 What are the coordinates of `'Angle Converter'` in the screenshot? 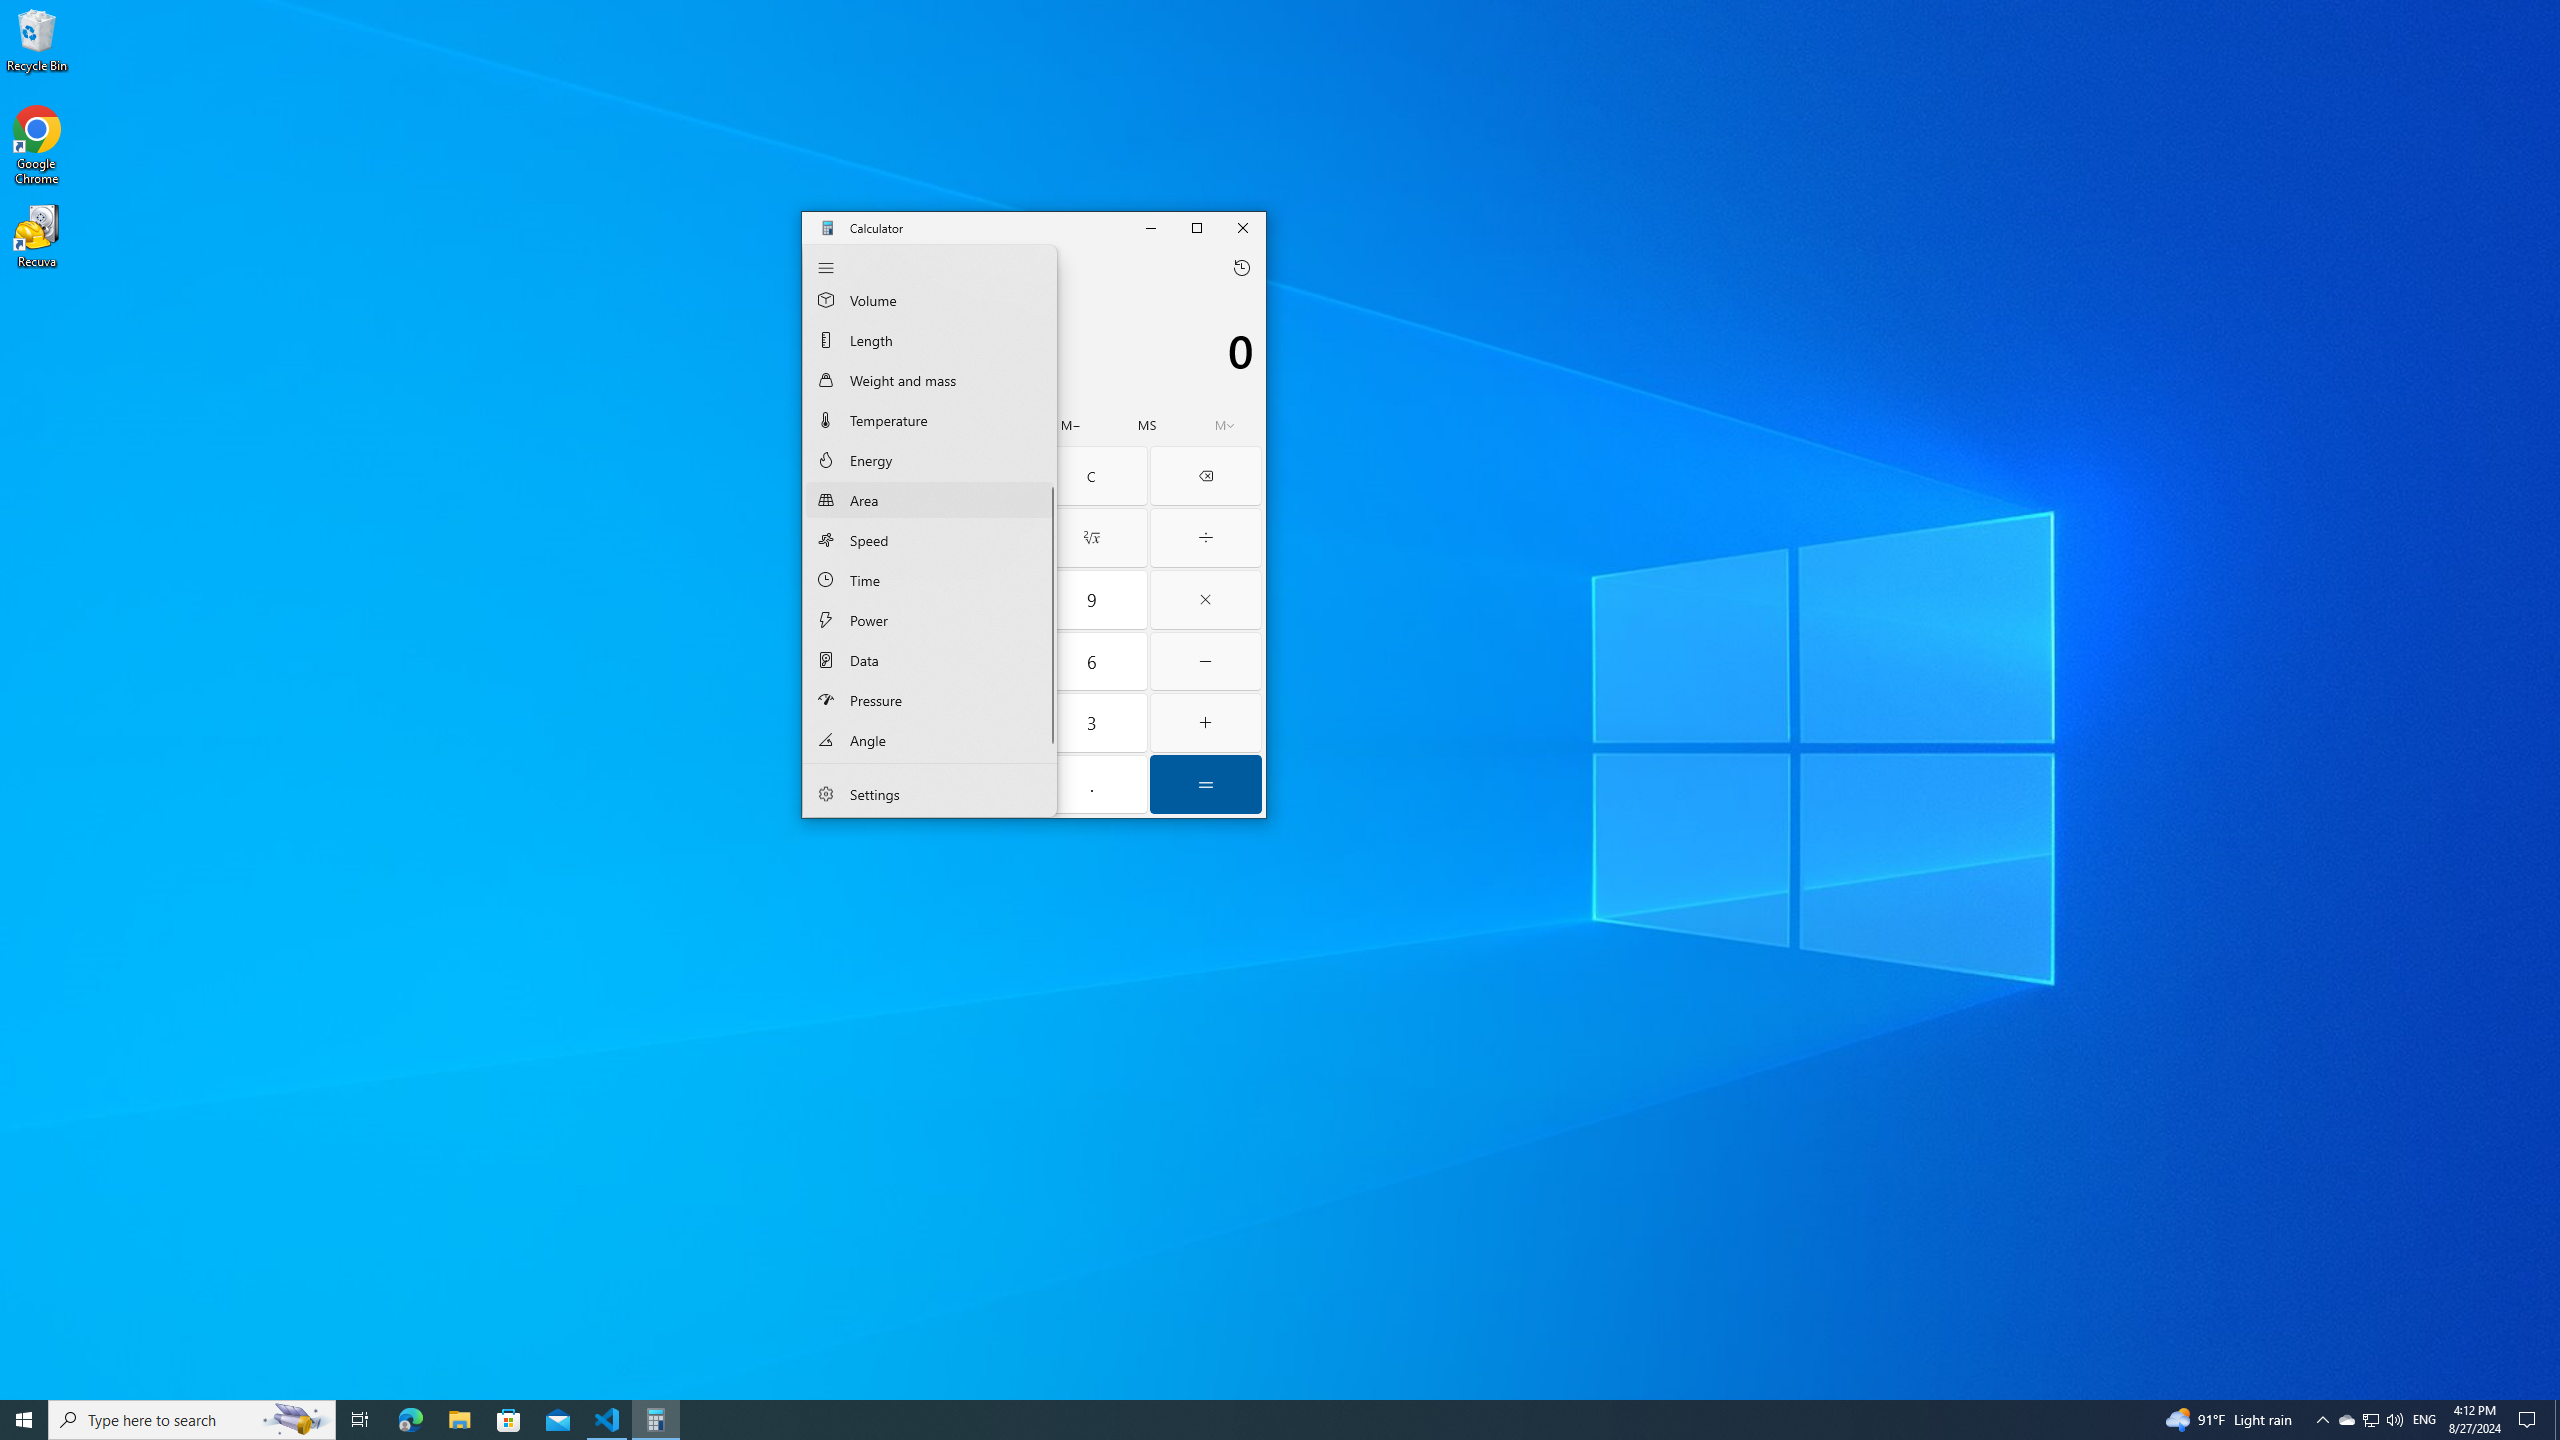 It's located at (929, 739).